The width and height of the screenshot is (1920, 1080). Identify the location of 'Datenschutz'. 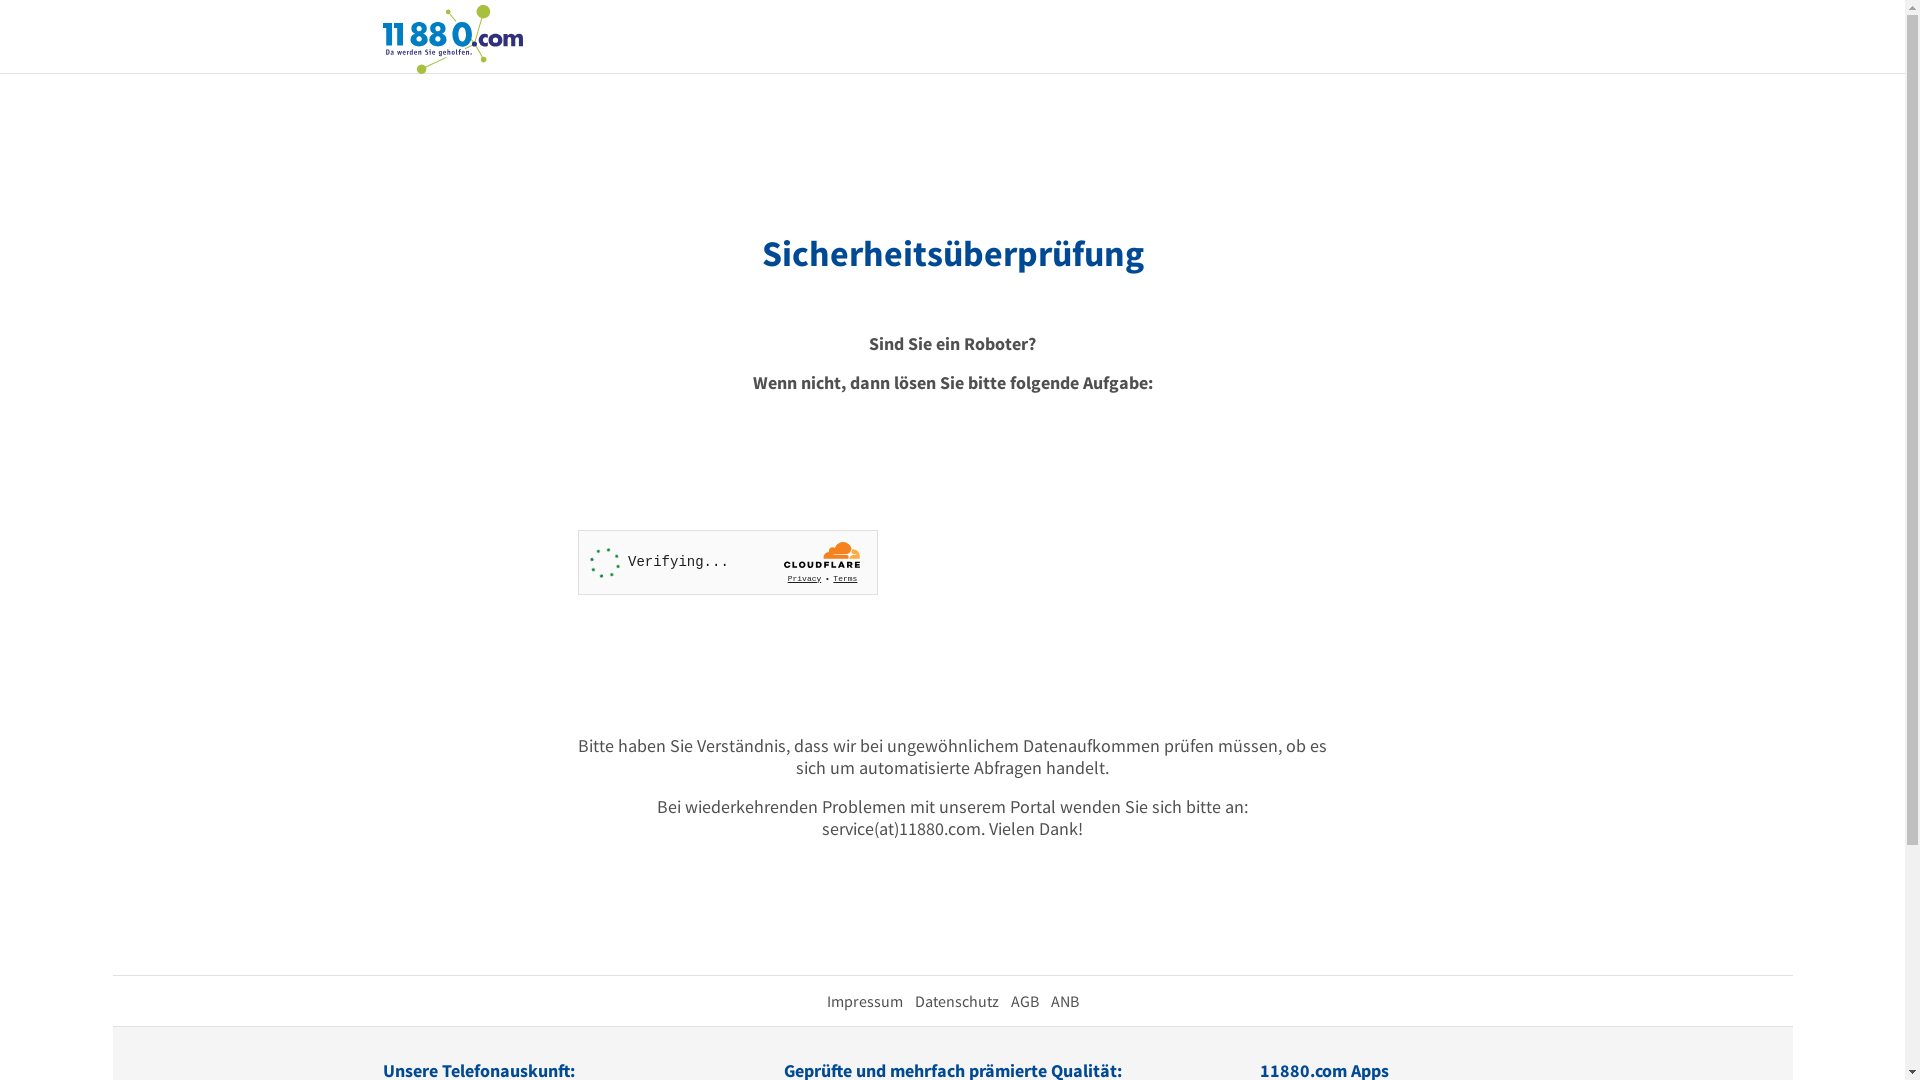
(954, 1001).